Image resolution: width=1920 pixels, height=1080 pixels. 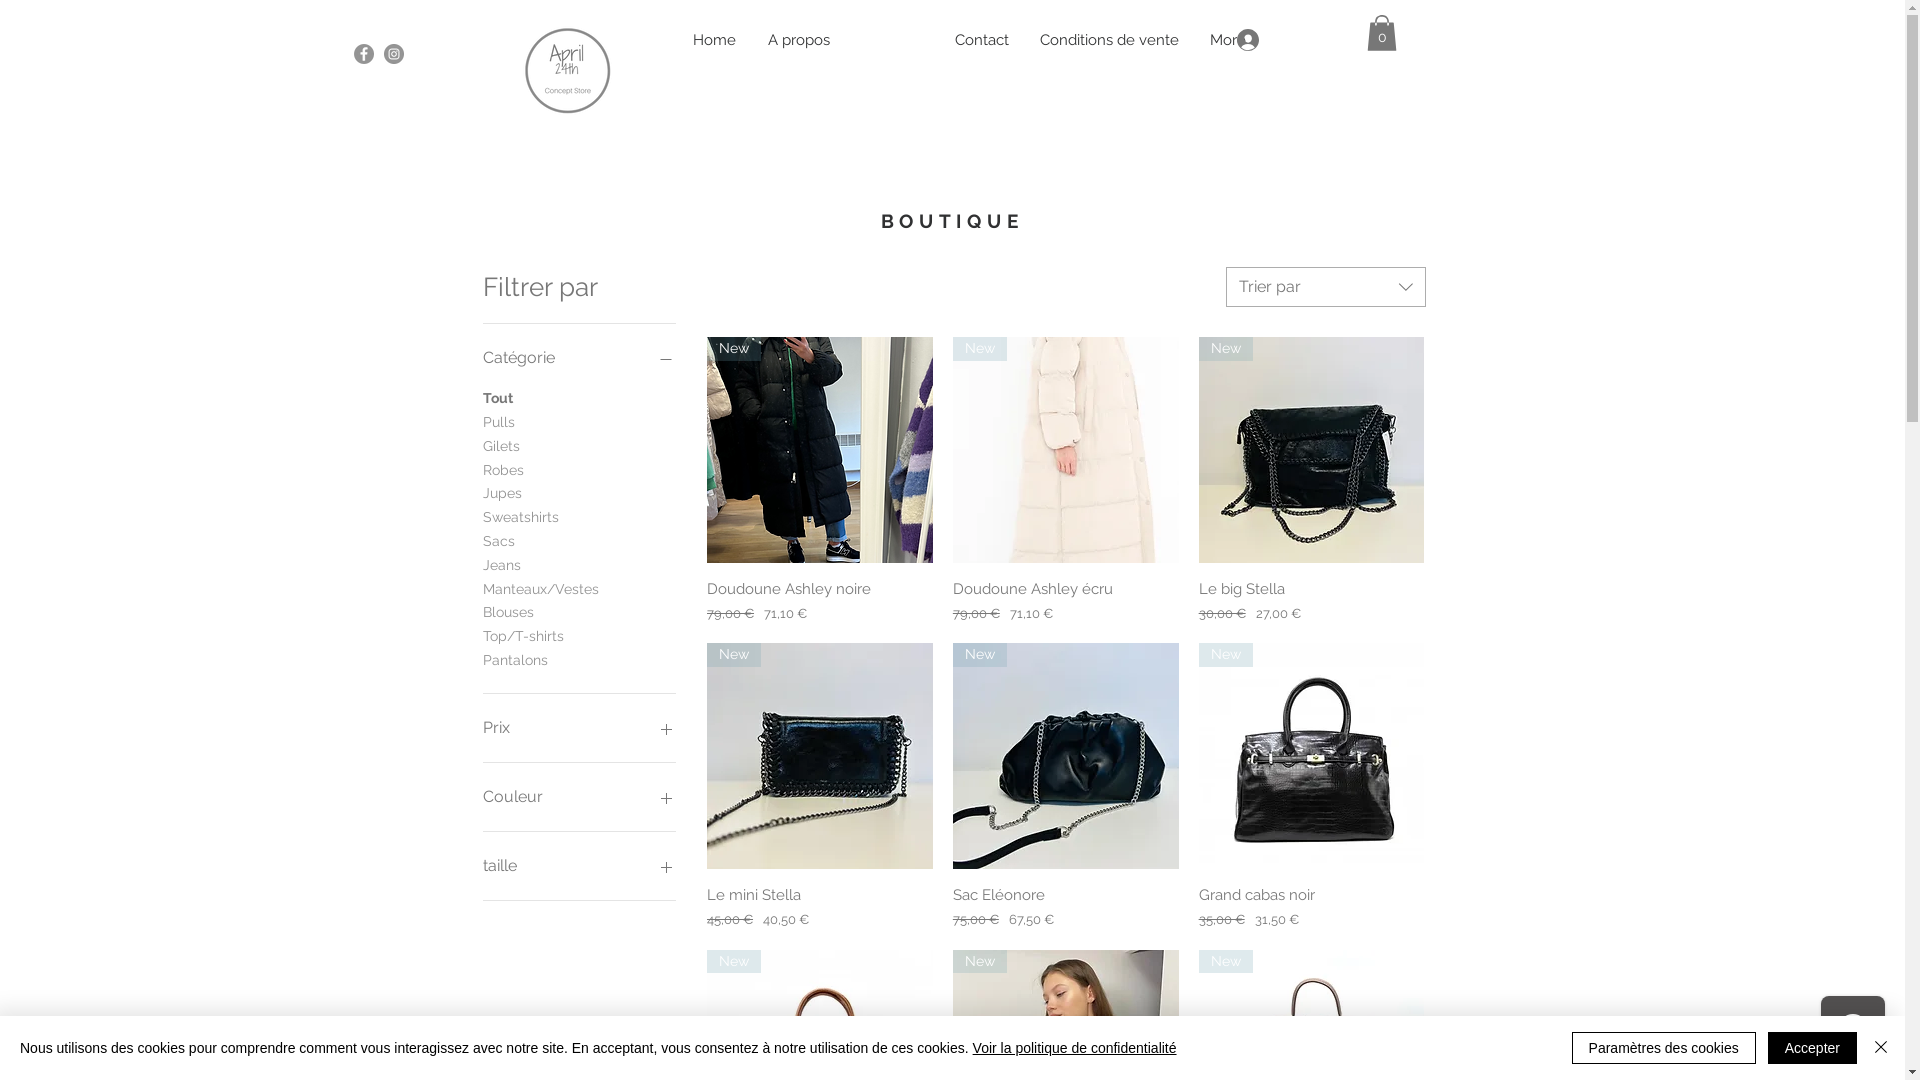 I want to click on 'Couleur', so click(x=578, y=796).